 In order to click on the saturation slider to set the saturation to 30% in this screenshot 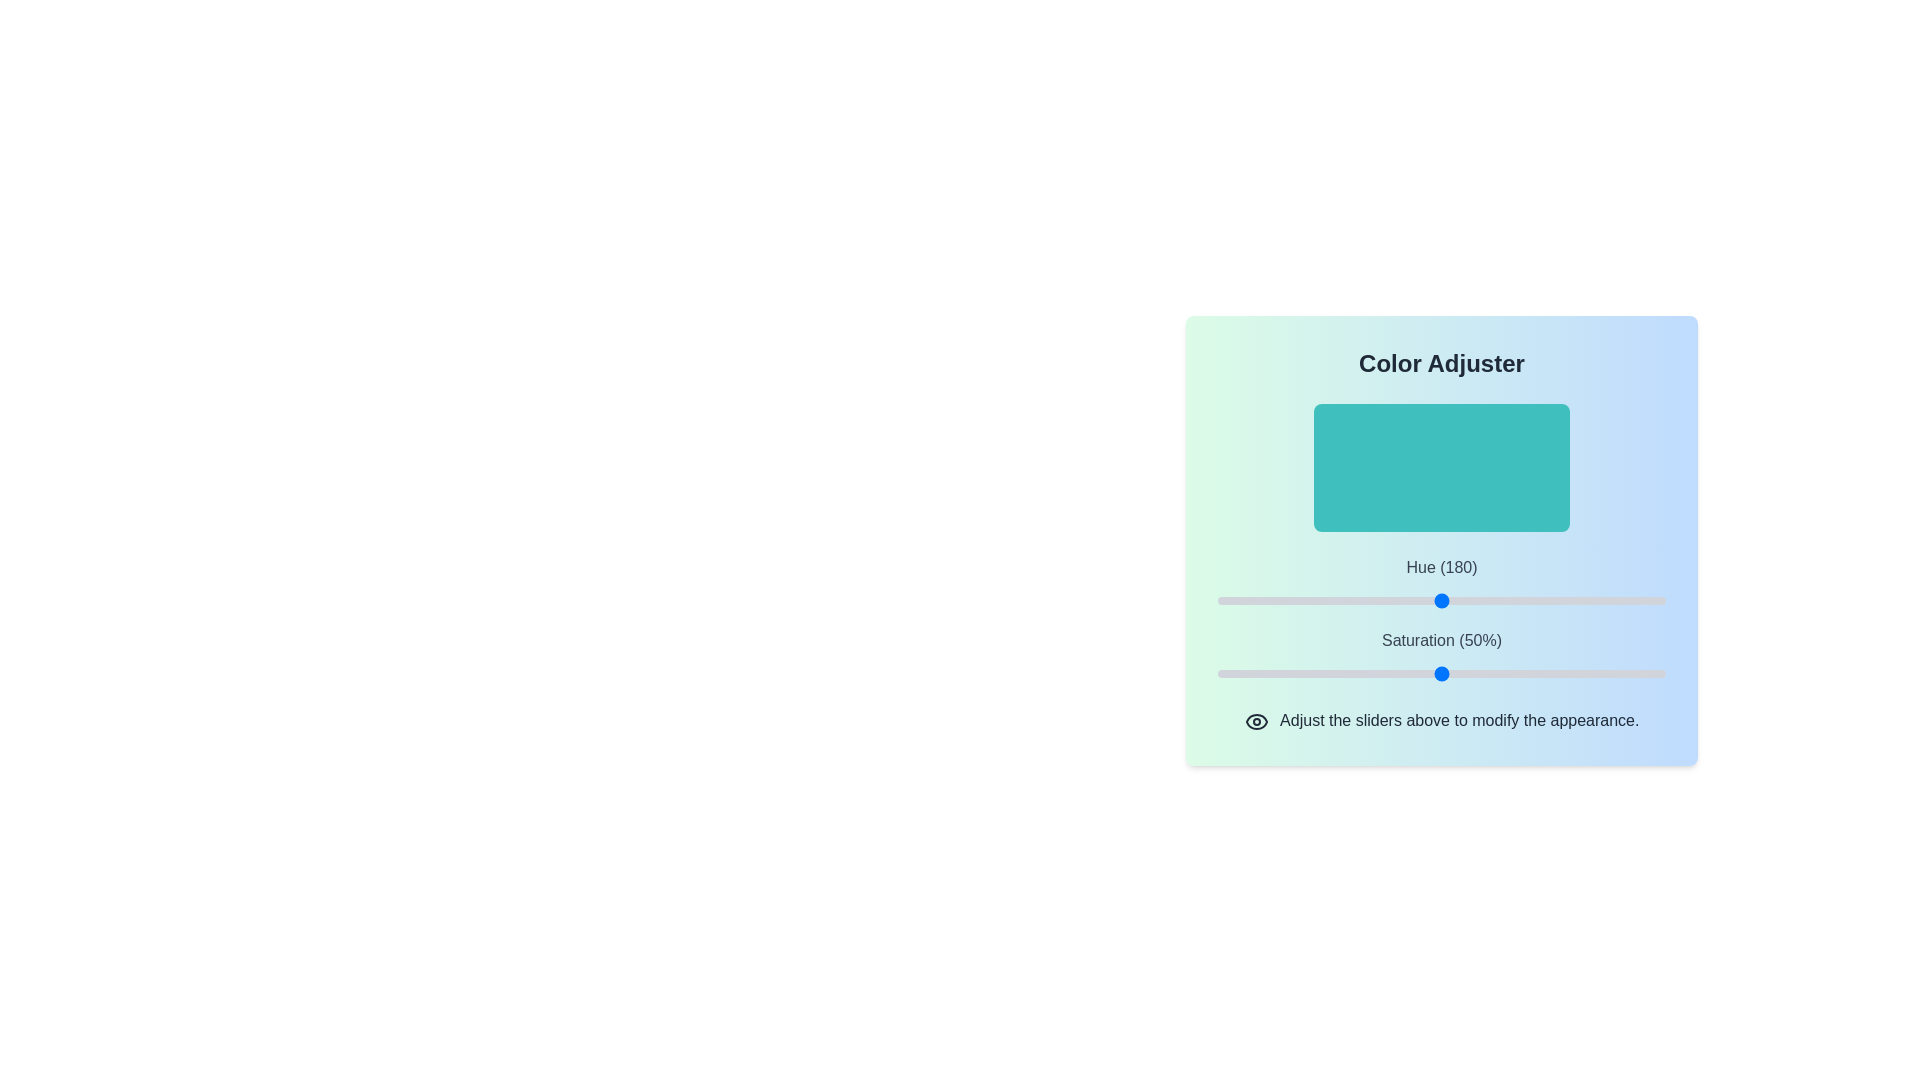, I will do `click(1352, 674)`.